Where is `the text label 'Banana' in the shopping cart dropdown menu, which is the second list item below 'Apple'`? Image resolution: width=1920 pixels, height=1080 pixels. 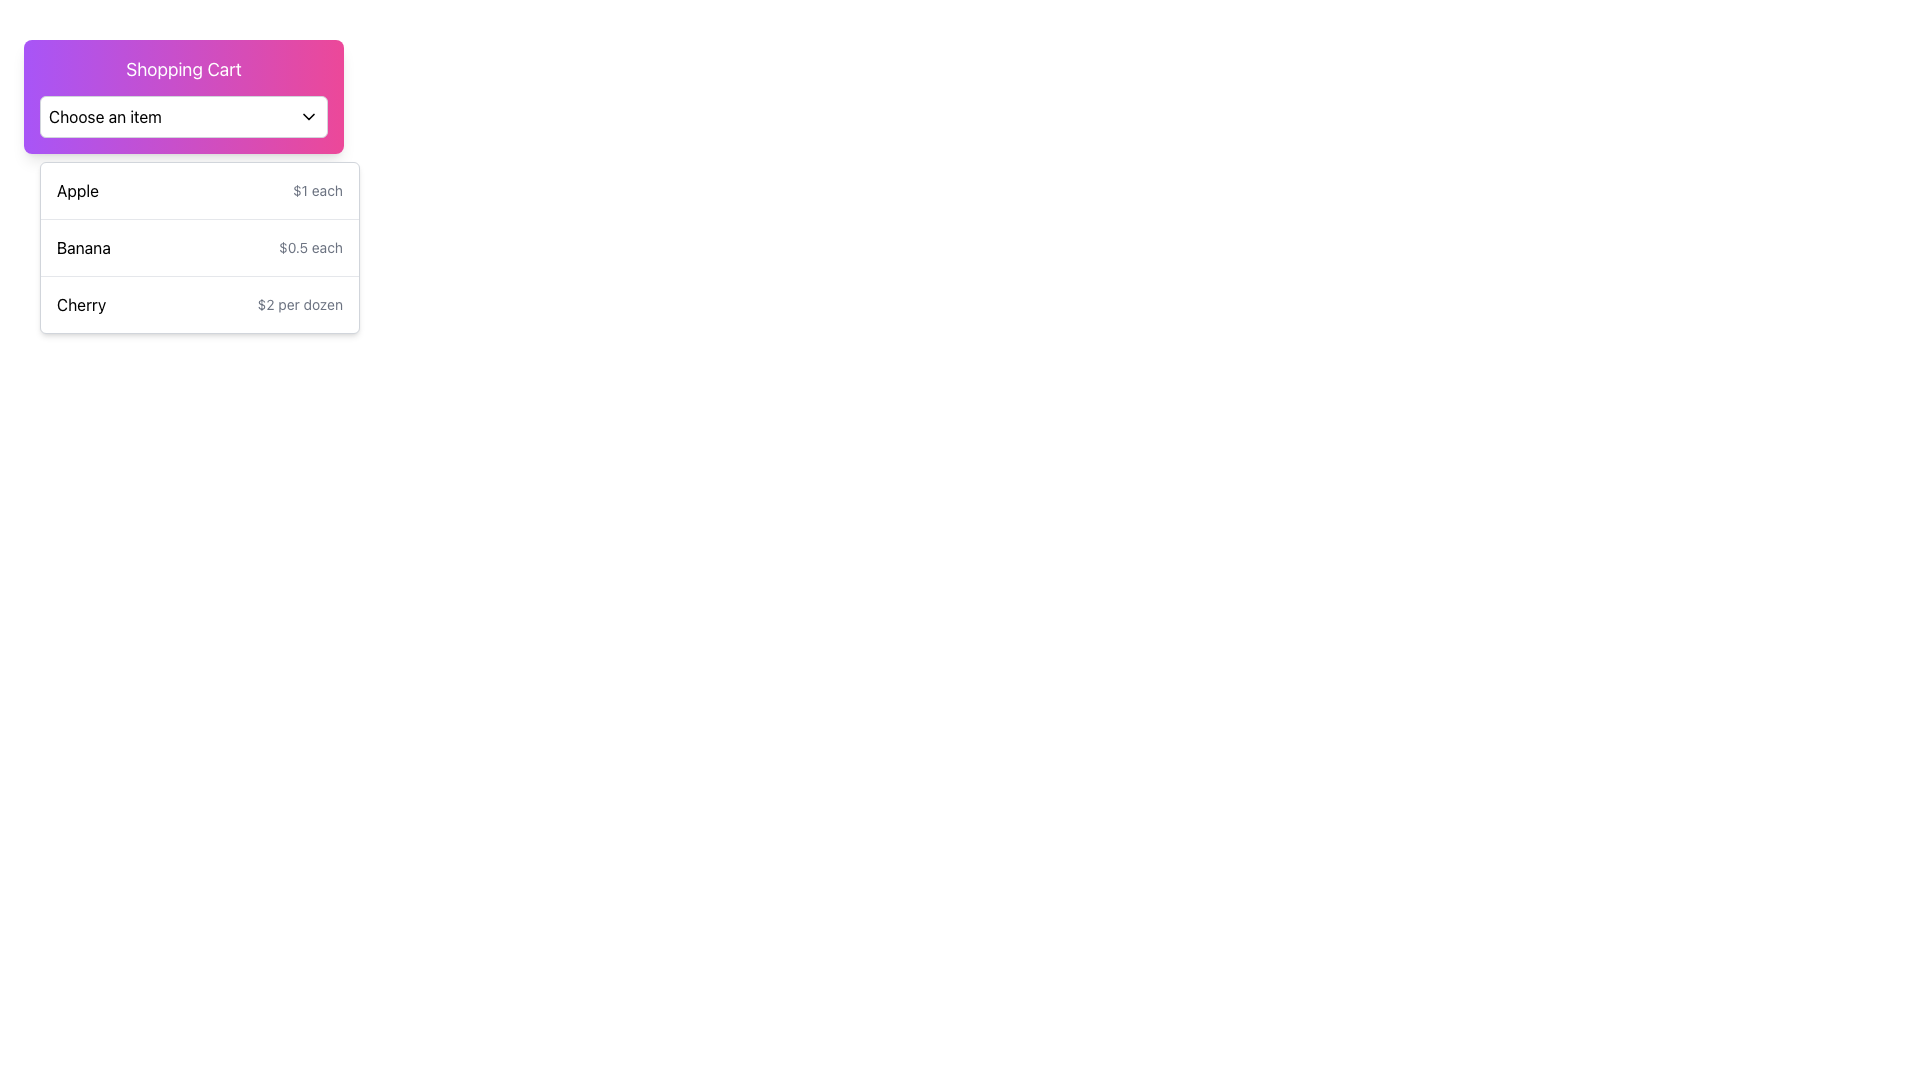 the text label 'Banana' in the shopping cart dropdown menu, which is the second list item below 'Apple' is located at coordinates (82, 246).